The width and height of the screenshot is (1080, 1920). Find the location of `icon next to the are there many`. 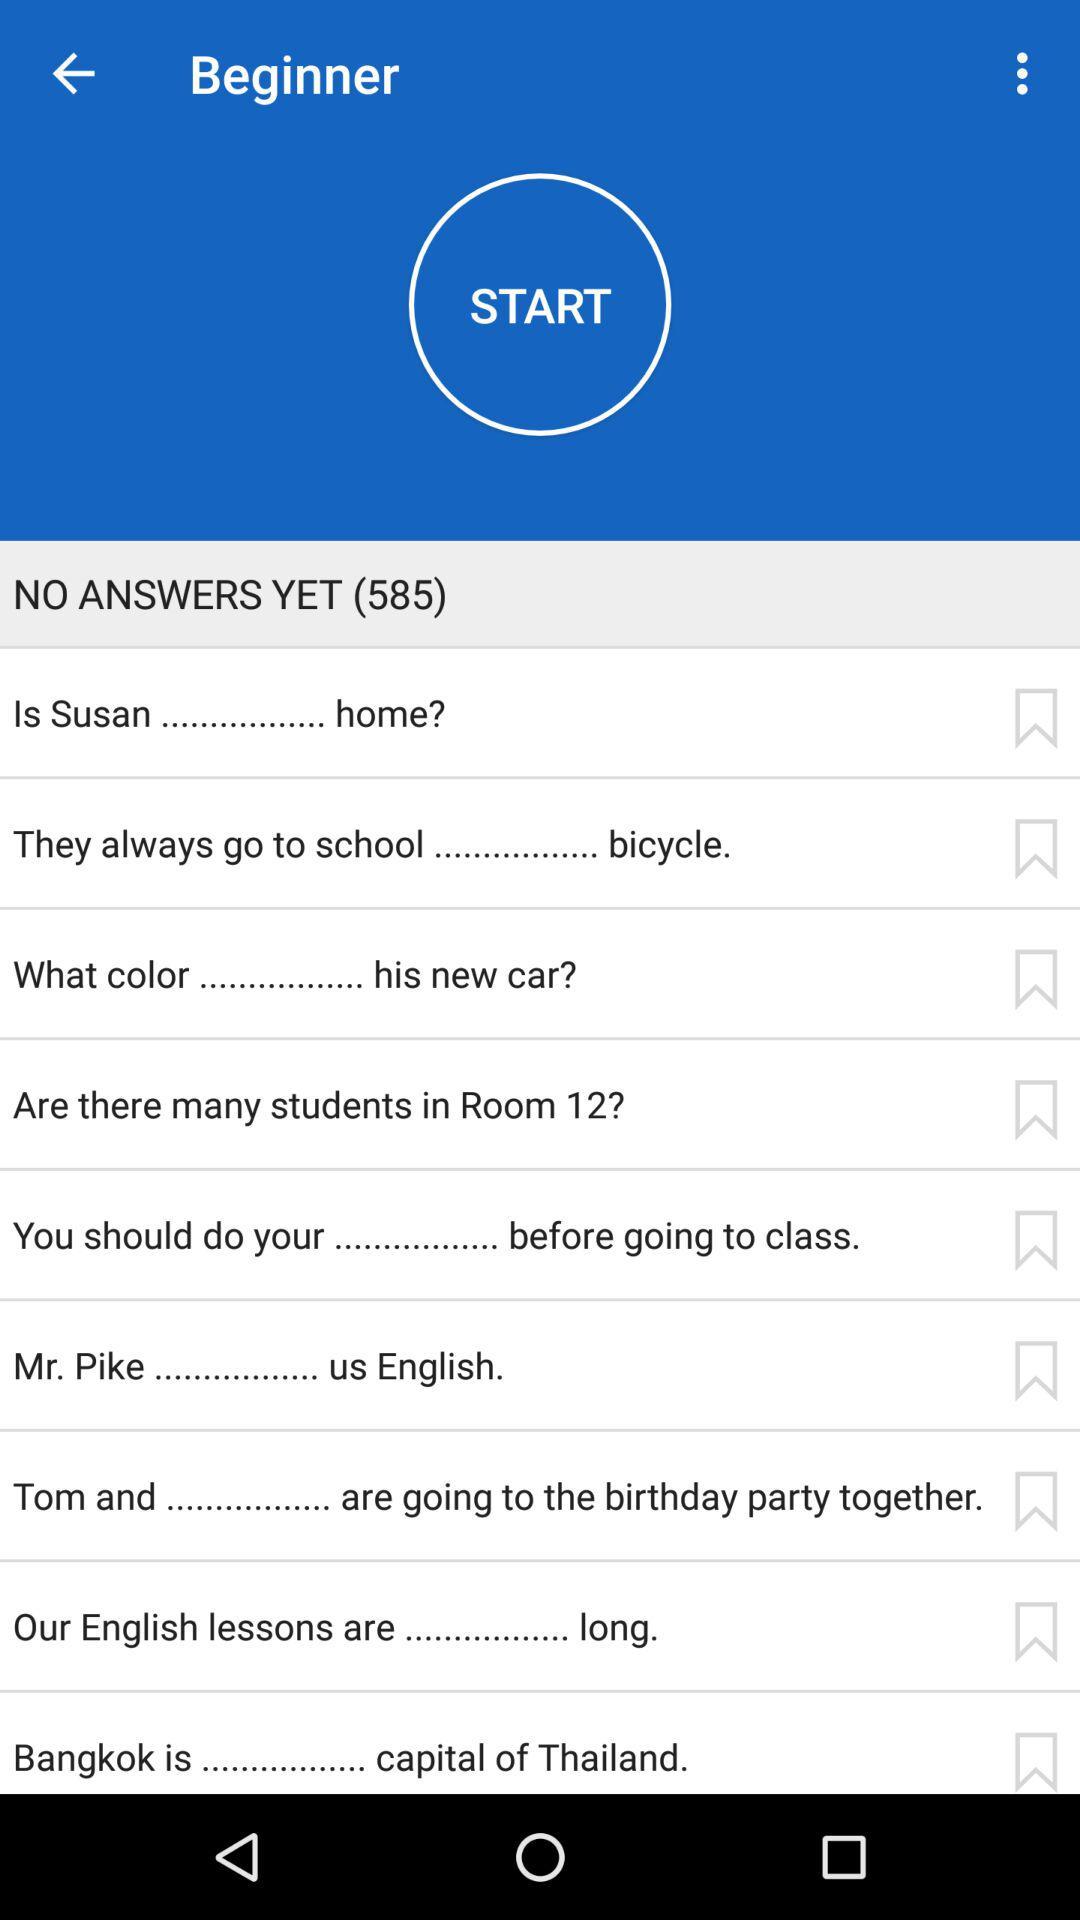

icon next to the are there many is located at coordinates (1035, 1109).